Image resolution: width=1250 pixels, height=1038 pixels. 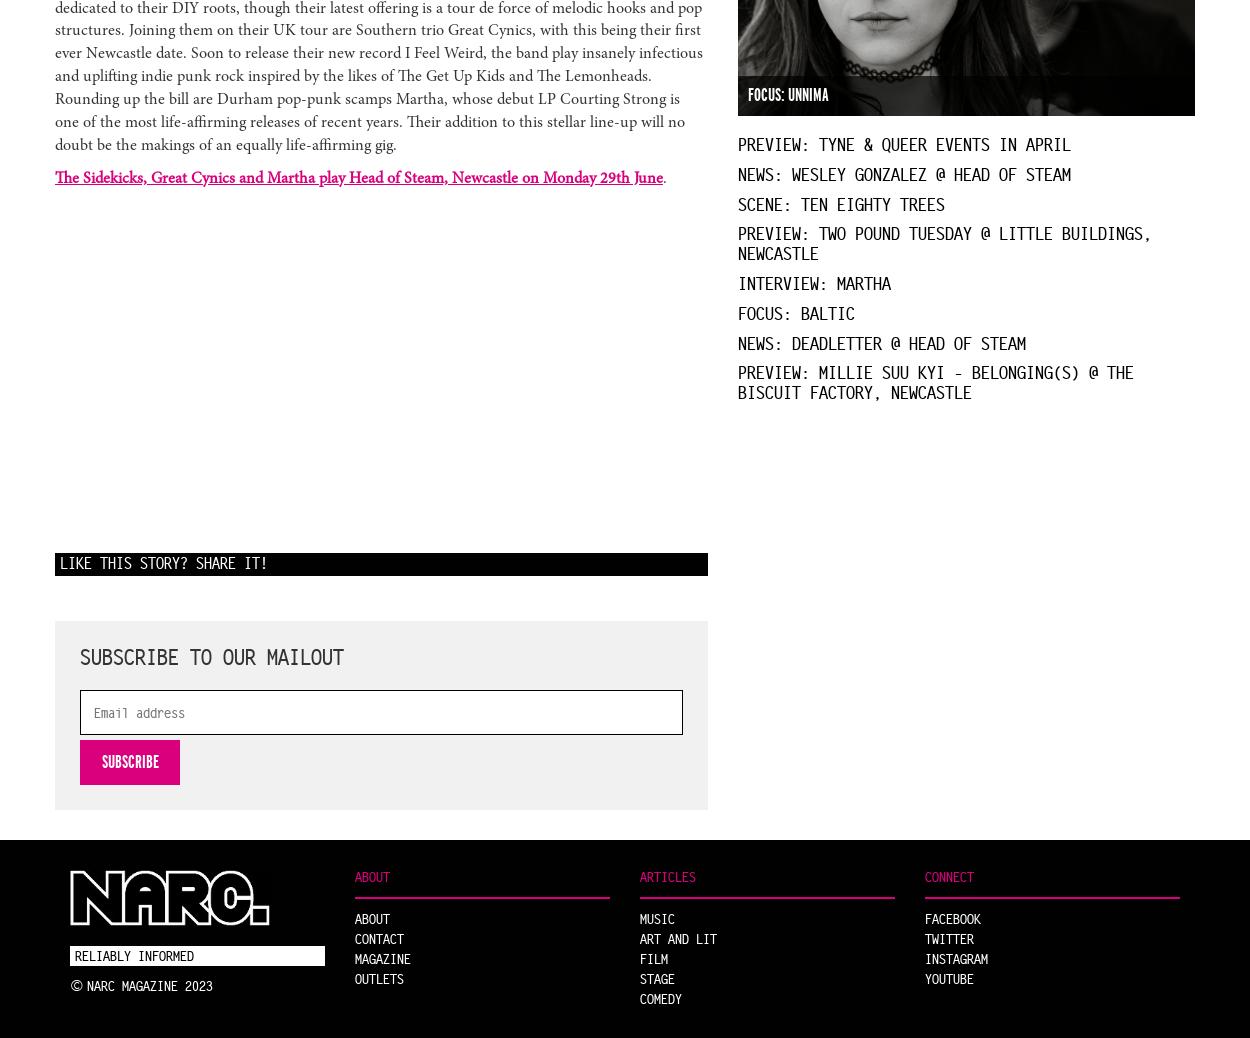 I want to click on 'Magazine', so click(x=383, y=957).